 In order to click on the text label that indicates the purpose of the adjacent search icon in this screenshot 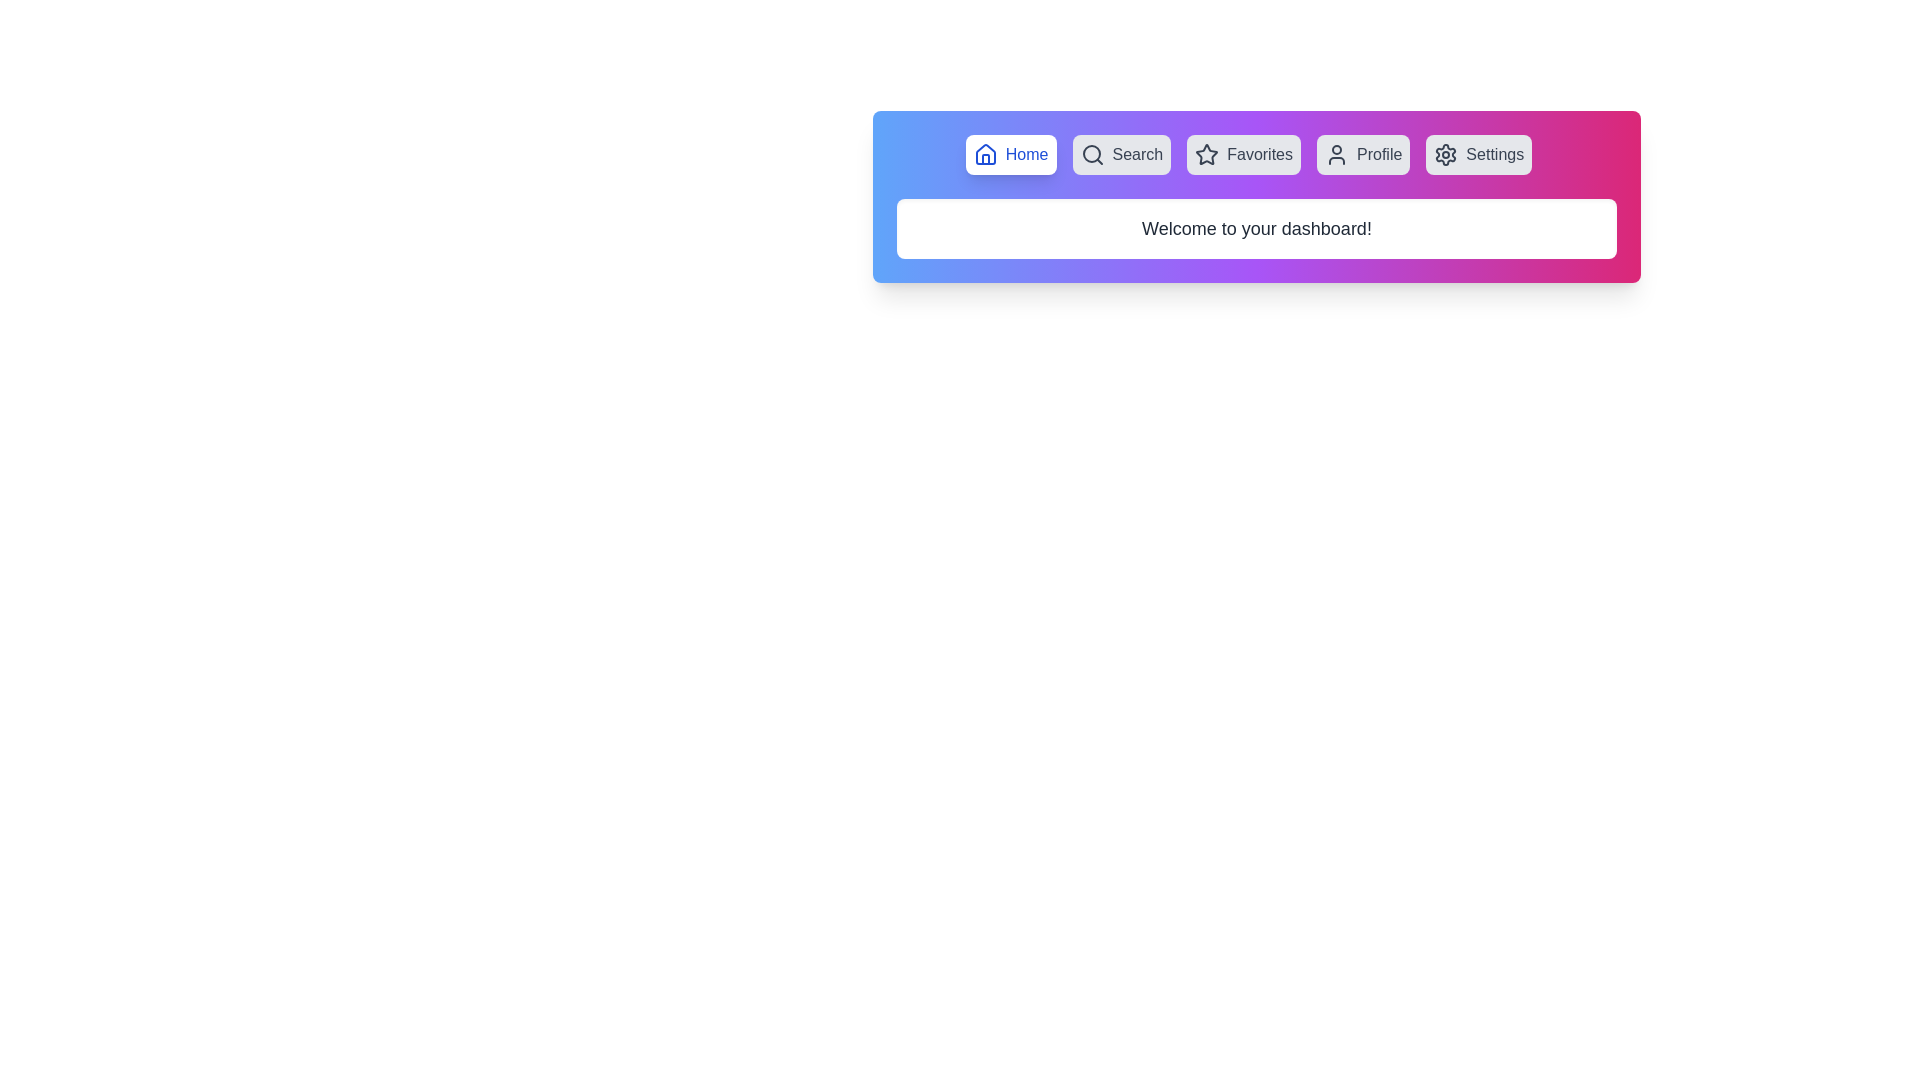, I will do `click(1137, 153)`.